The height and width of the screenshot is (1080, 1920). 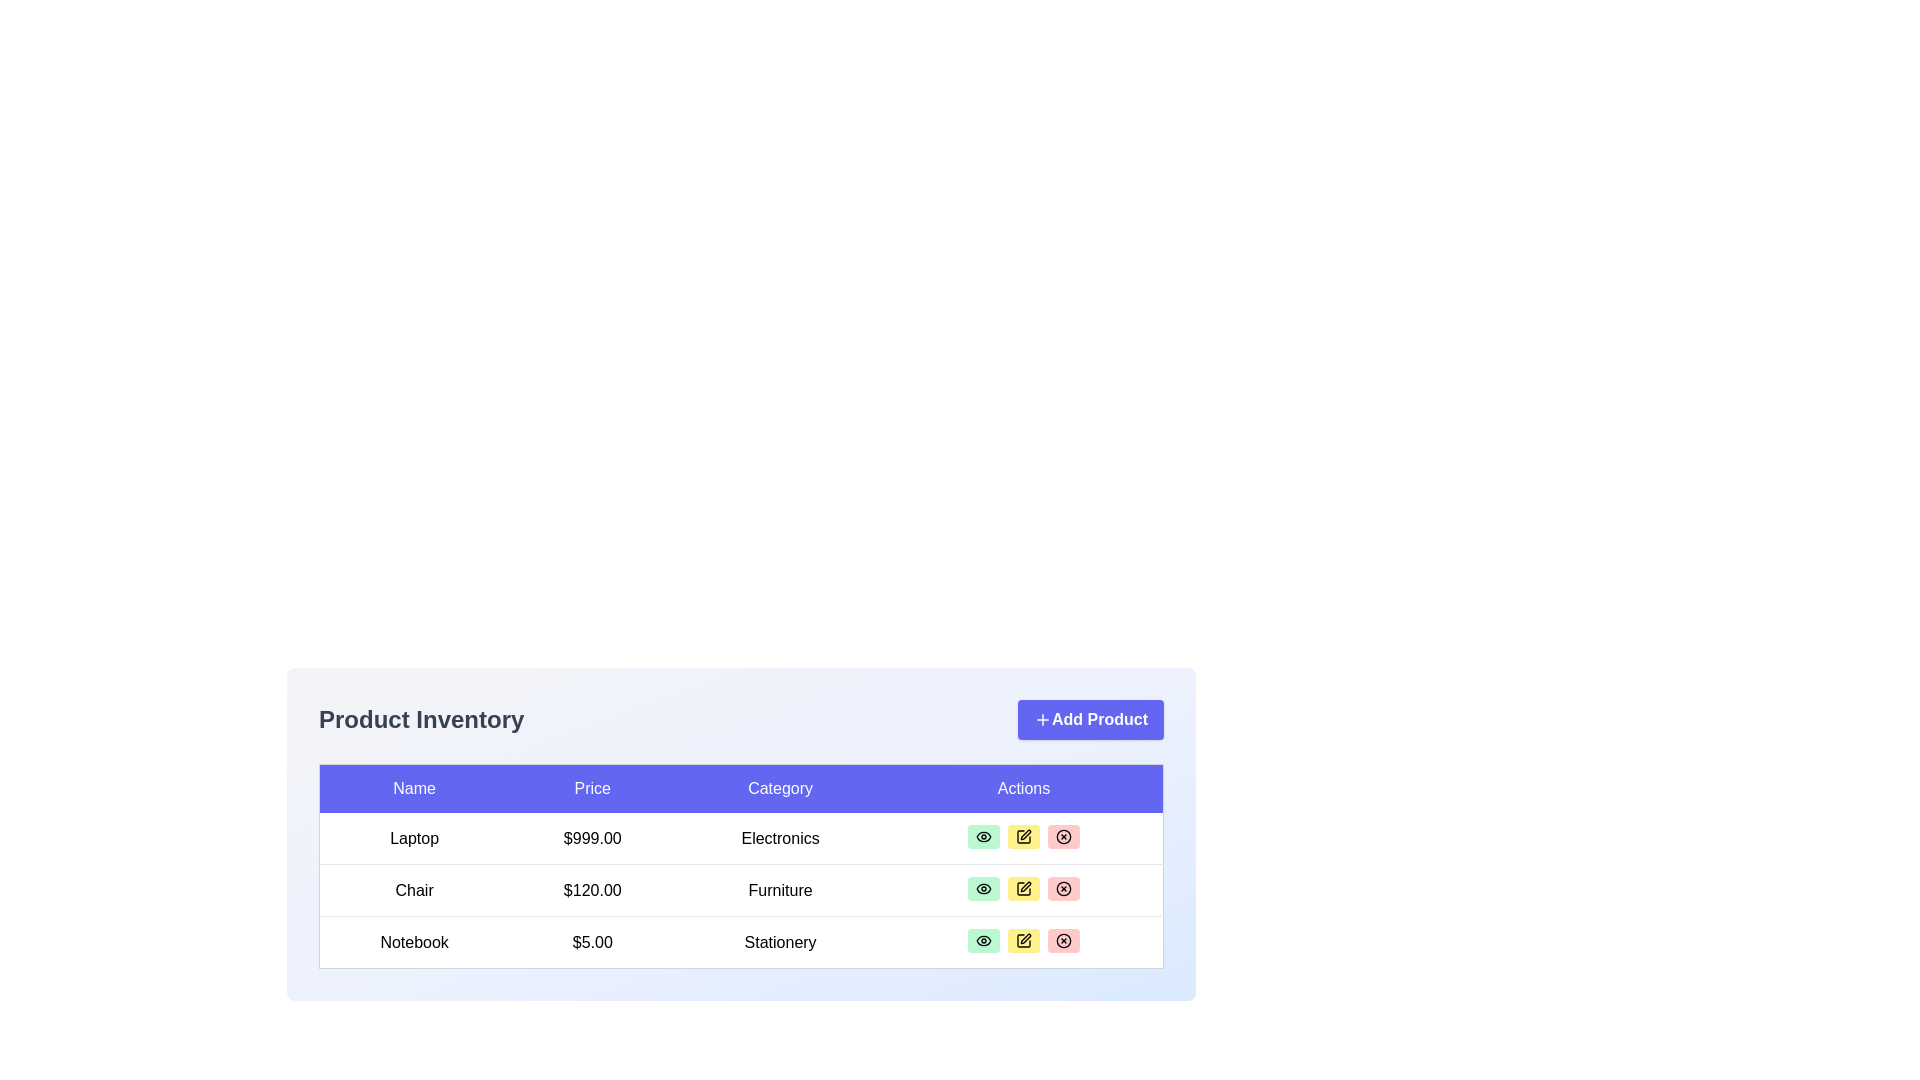 What do you see at coordinates (1062, 837) in the screenshot?
I see `the circular icon element representing an interaction option in the 'Actions' column of the 'Product Inventory' table, specifically associated with the 'Notebook' row` at bounding box center [1062, 837].